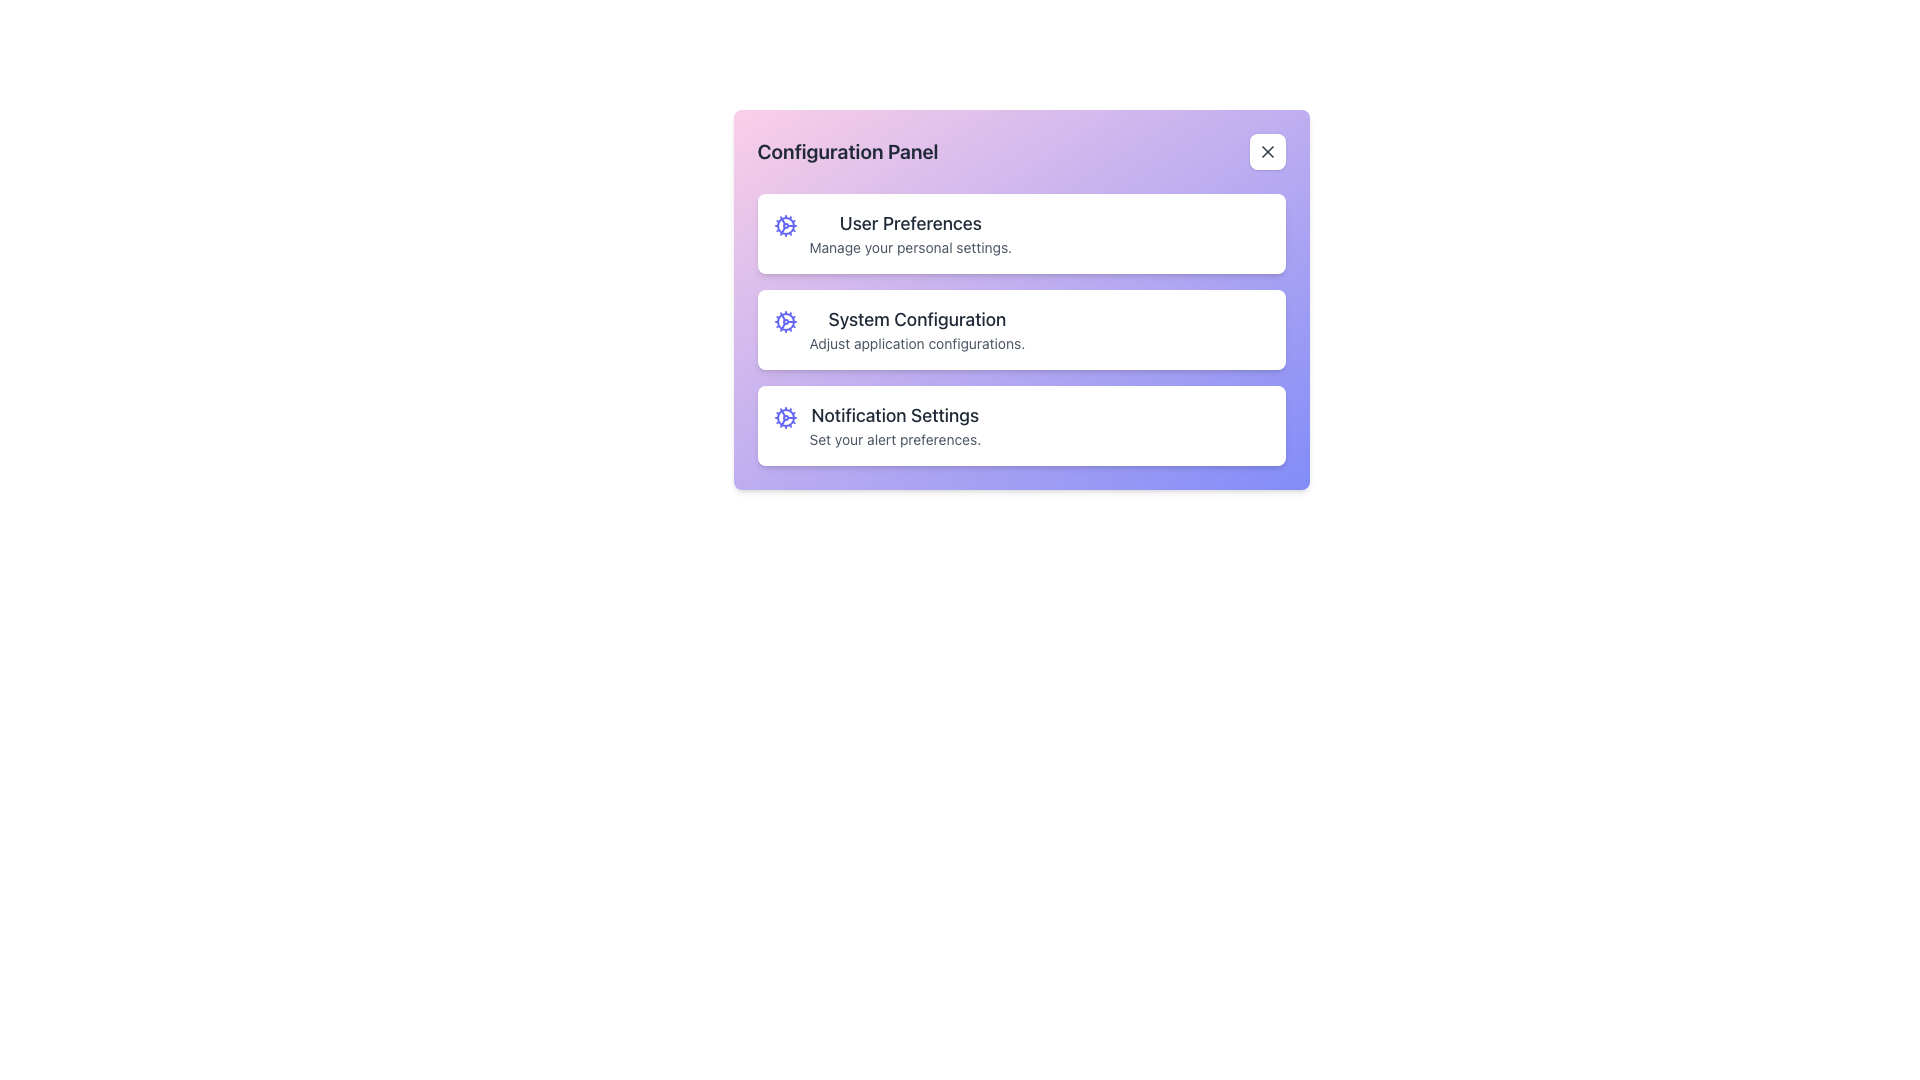 The image size is (1920, 1080). Describe the element at coordinates (909, 233) in the screenshot. I see `the informational text block titled 'User Preferences' within the 'Configuration Panel' modal, which includes a bold title and a subtitle, positioned at the top of the list` at that location.